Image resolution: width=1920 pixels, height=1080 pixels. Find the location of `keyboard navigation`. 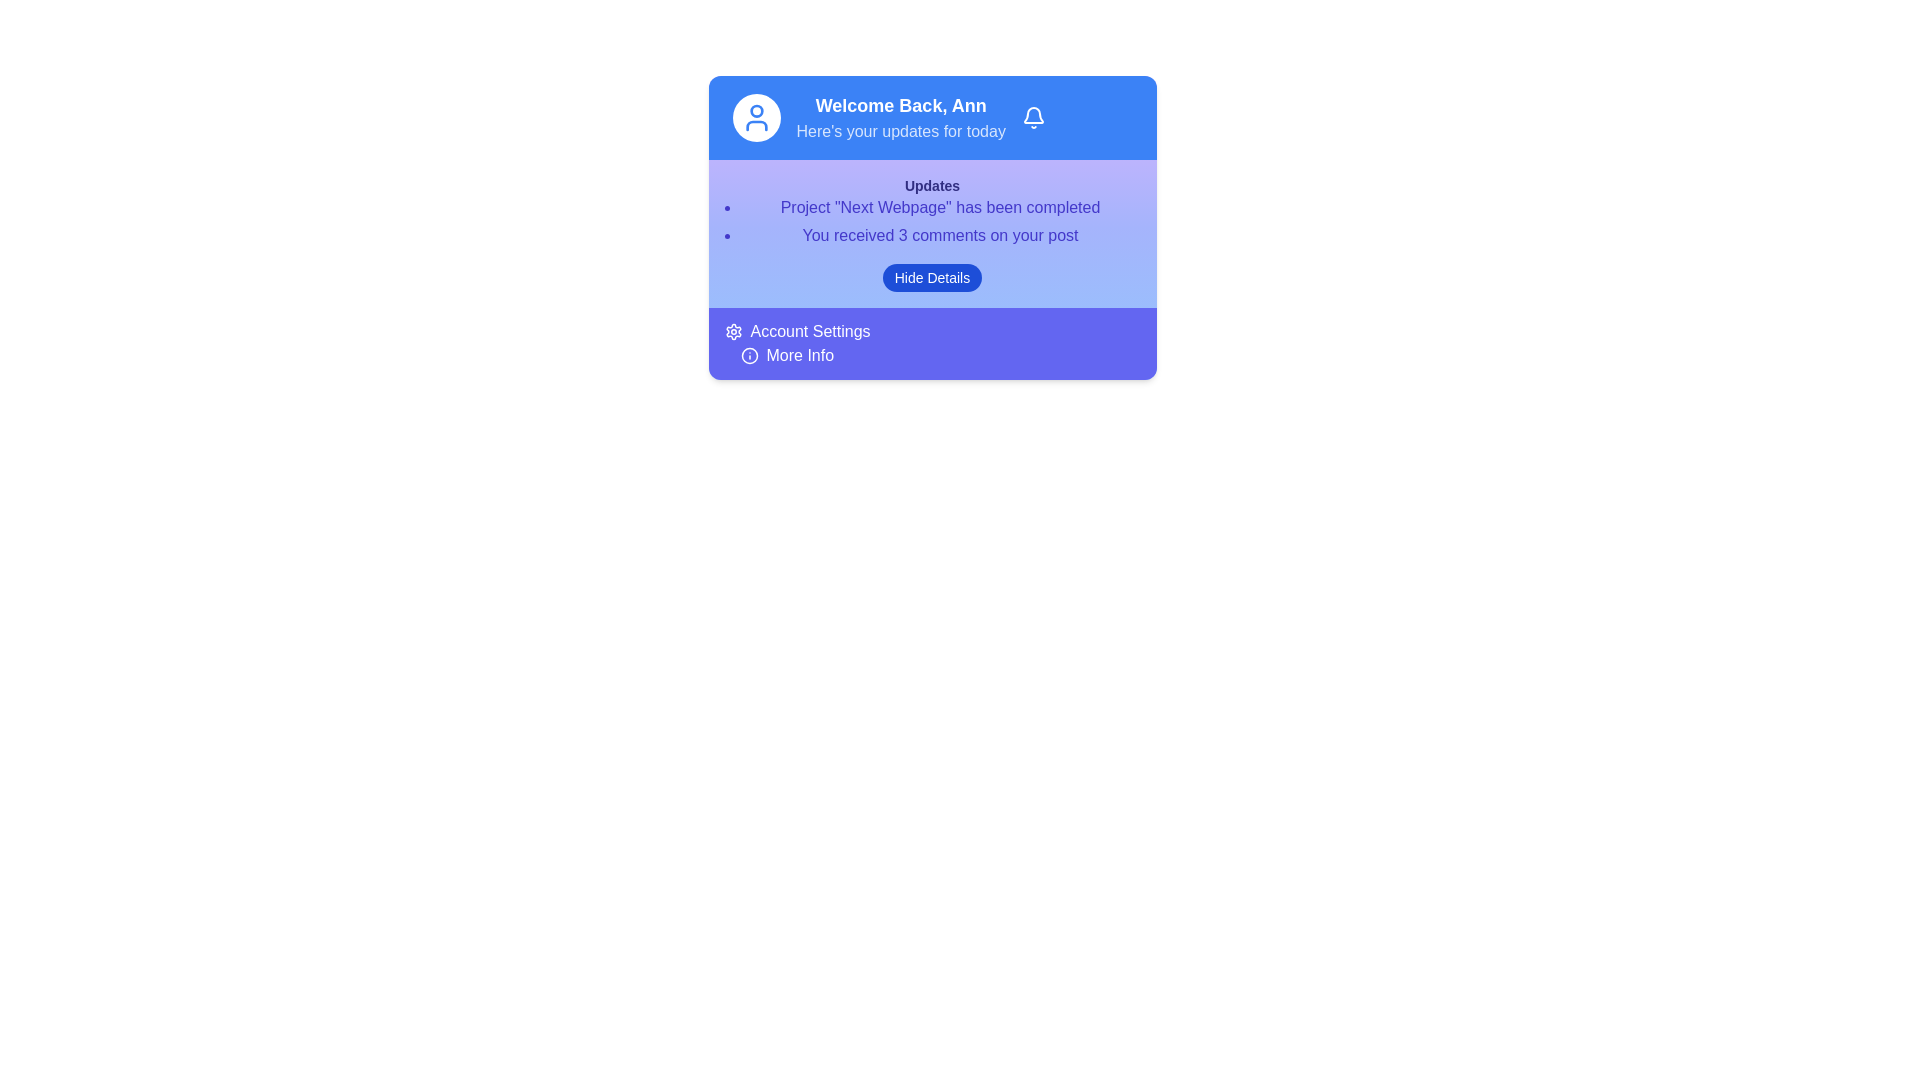

keyboard navigation is located at coordinates (786, 354).